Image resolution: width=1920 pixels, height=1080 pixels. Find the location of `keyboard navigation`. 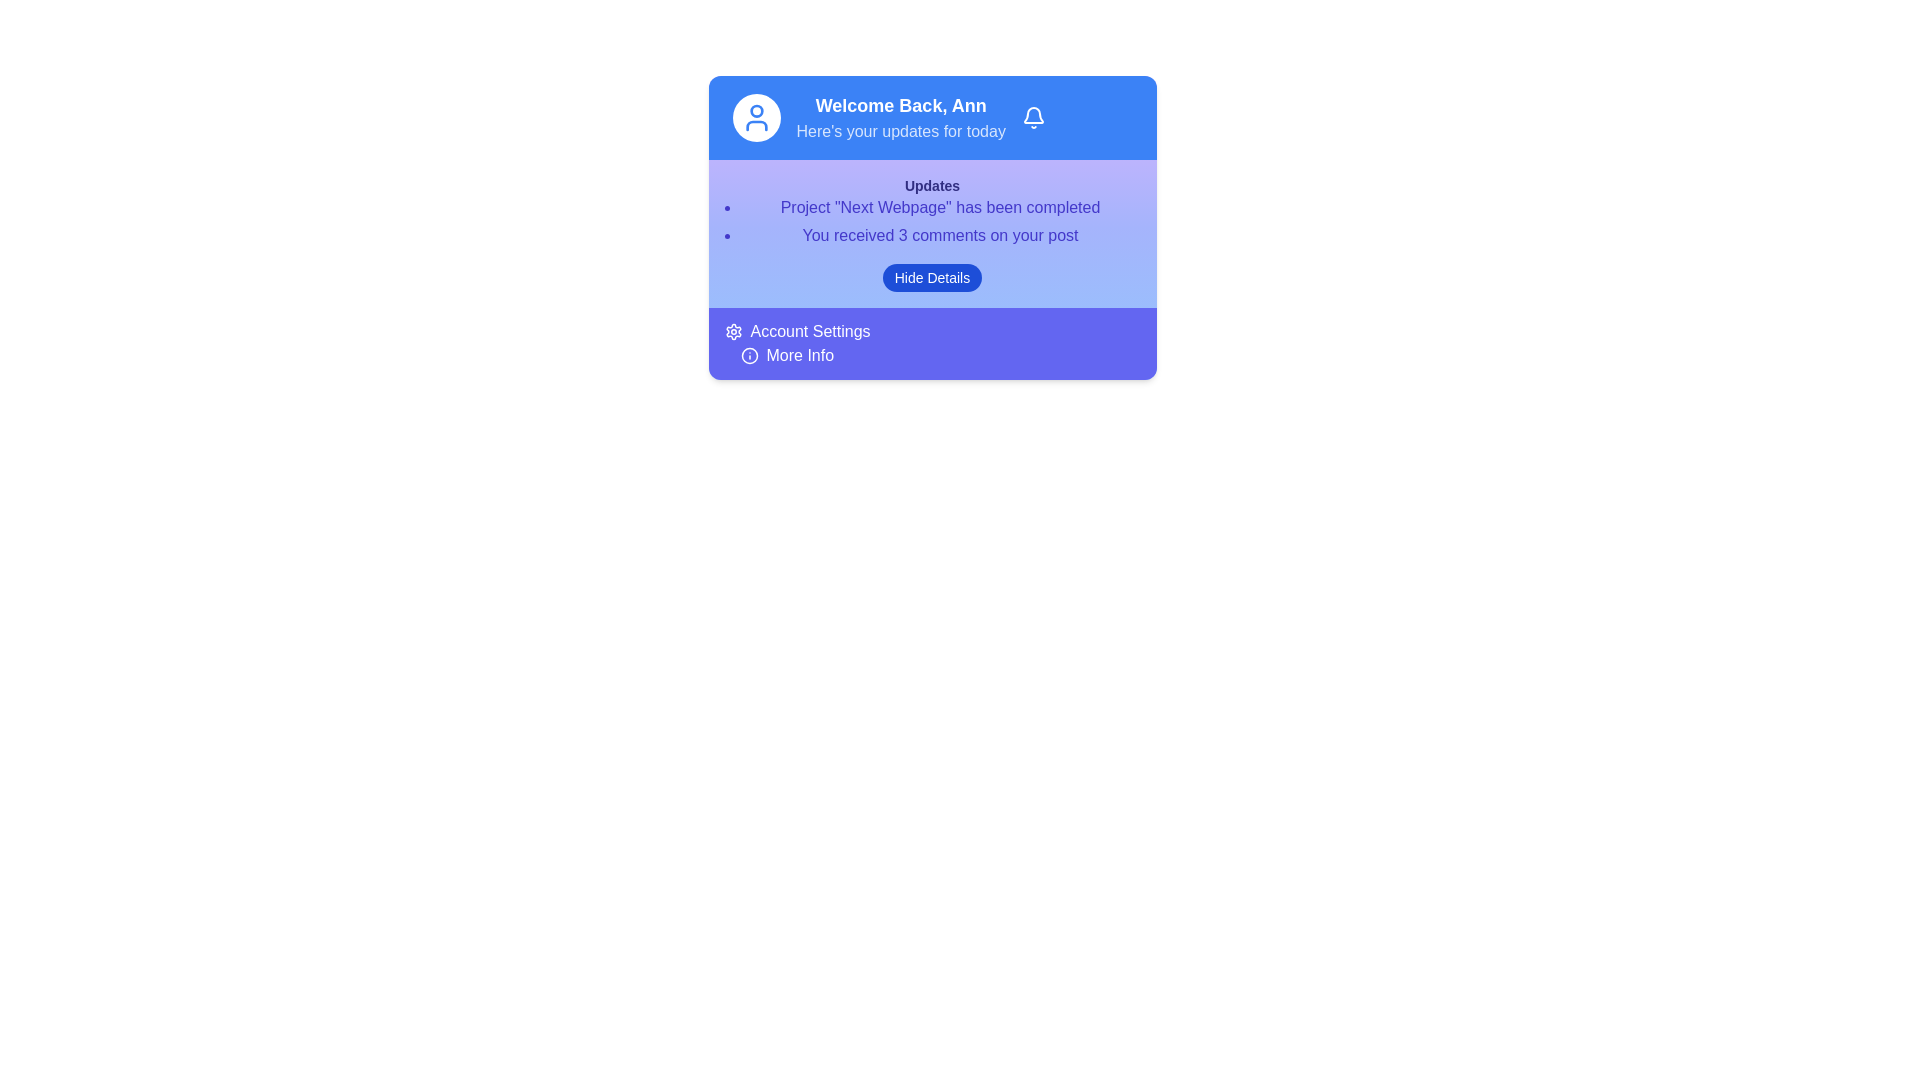

keyboard navigation is located at coordinates (786, 354).